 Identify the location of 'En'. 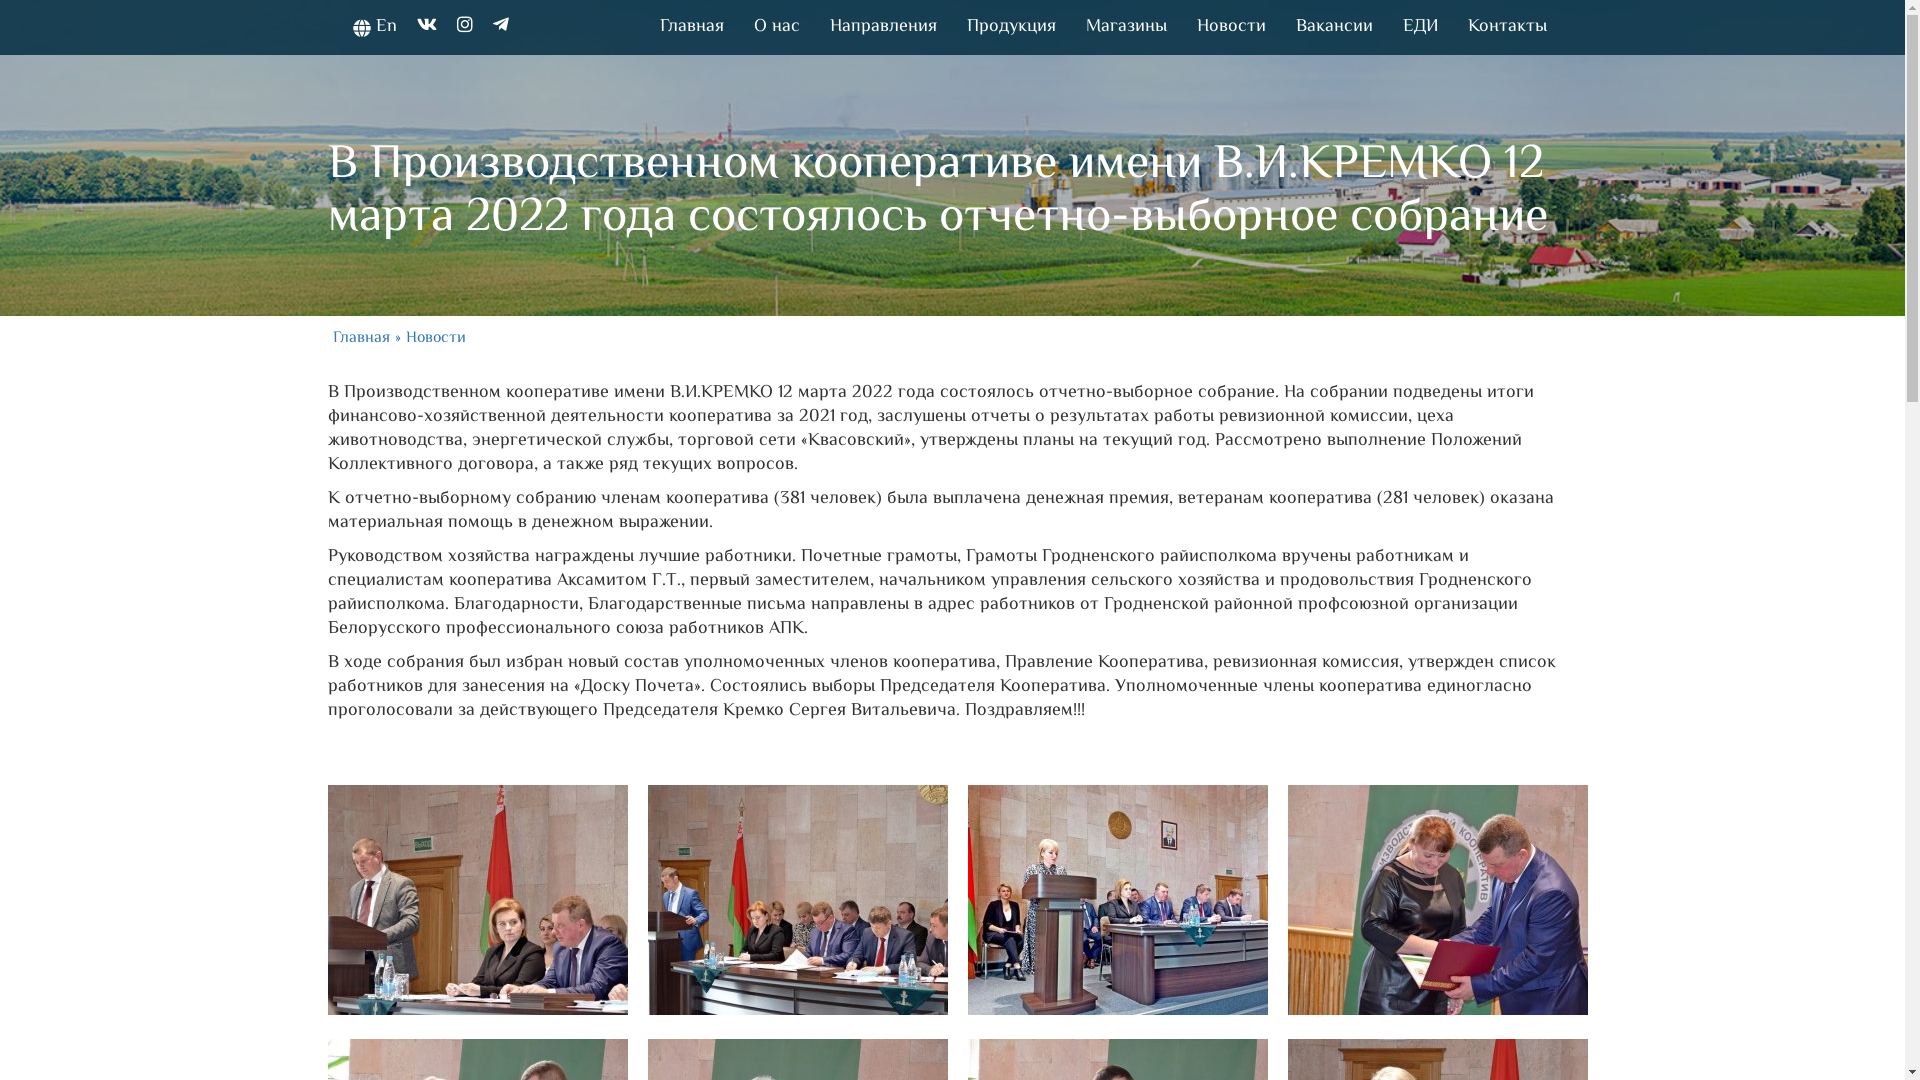
(374, 27).